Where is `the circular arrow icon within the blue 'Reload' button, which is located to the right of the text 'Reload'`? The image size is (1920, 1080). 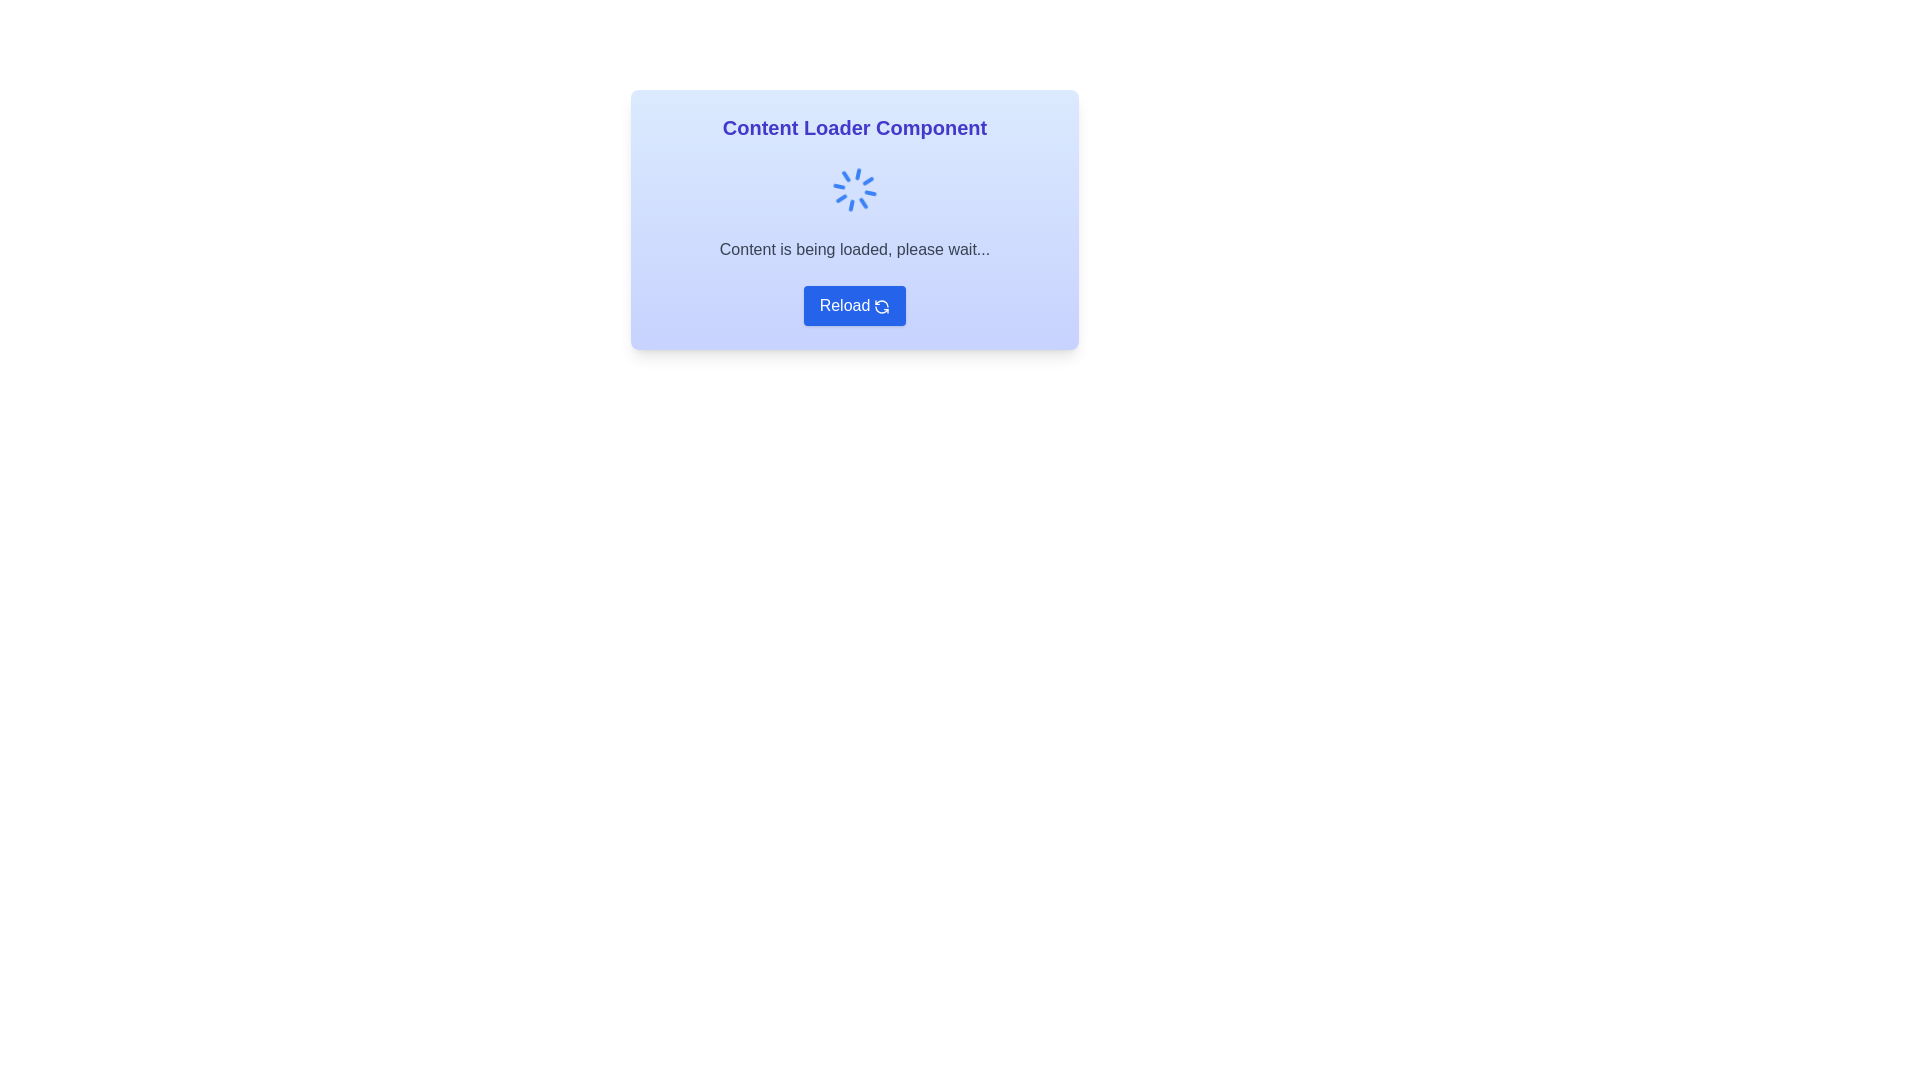 the circular arrow icon within the blue 'Reload' button, which is located to the right of the text 'Reload' is located at coordinates (881, 306).